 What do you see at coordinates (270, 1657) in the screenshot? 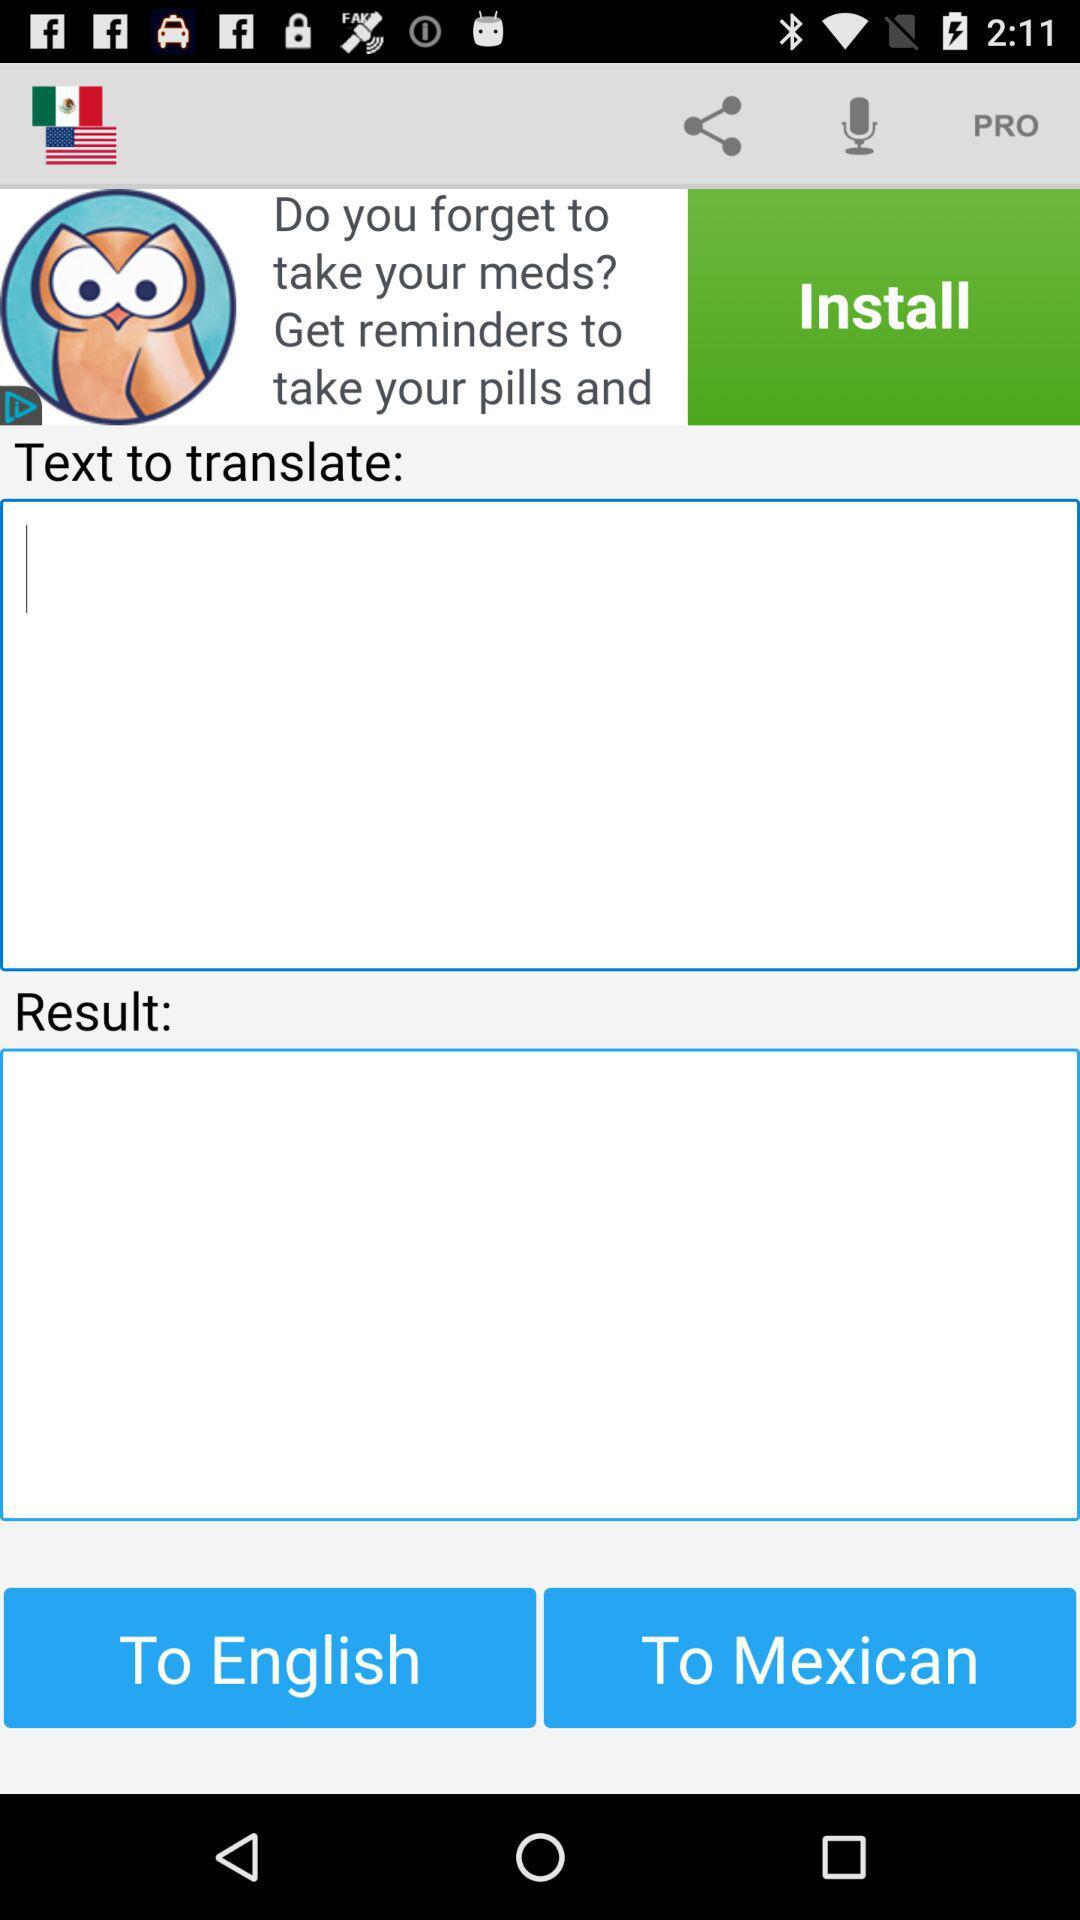
I see `the to english` at bounding box center [270, 1657].